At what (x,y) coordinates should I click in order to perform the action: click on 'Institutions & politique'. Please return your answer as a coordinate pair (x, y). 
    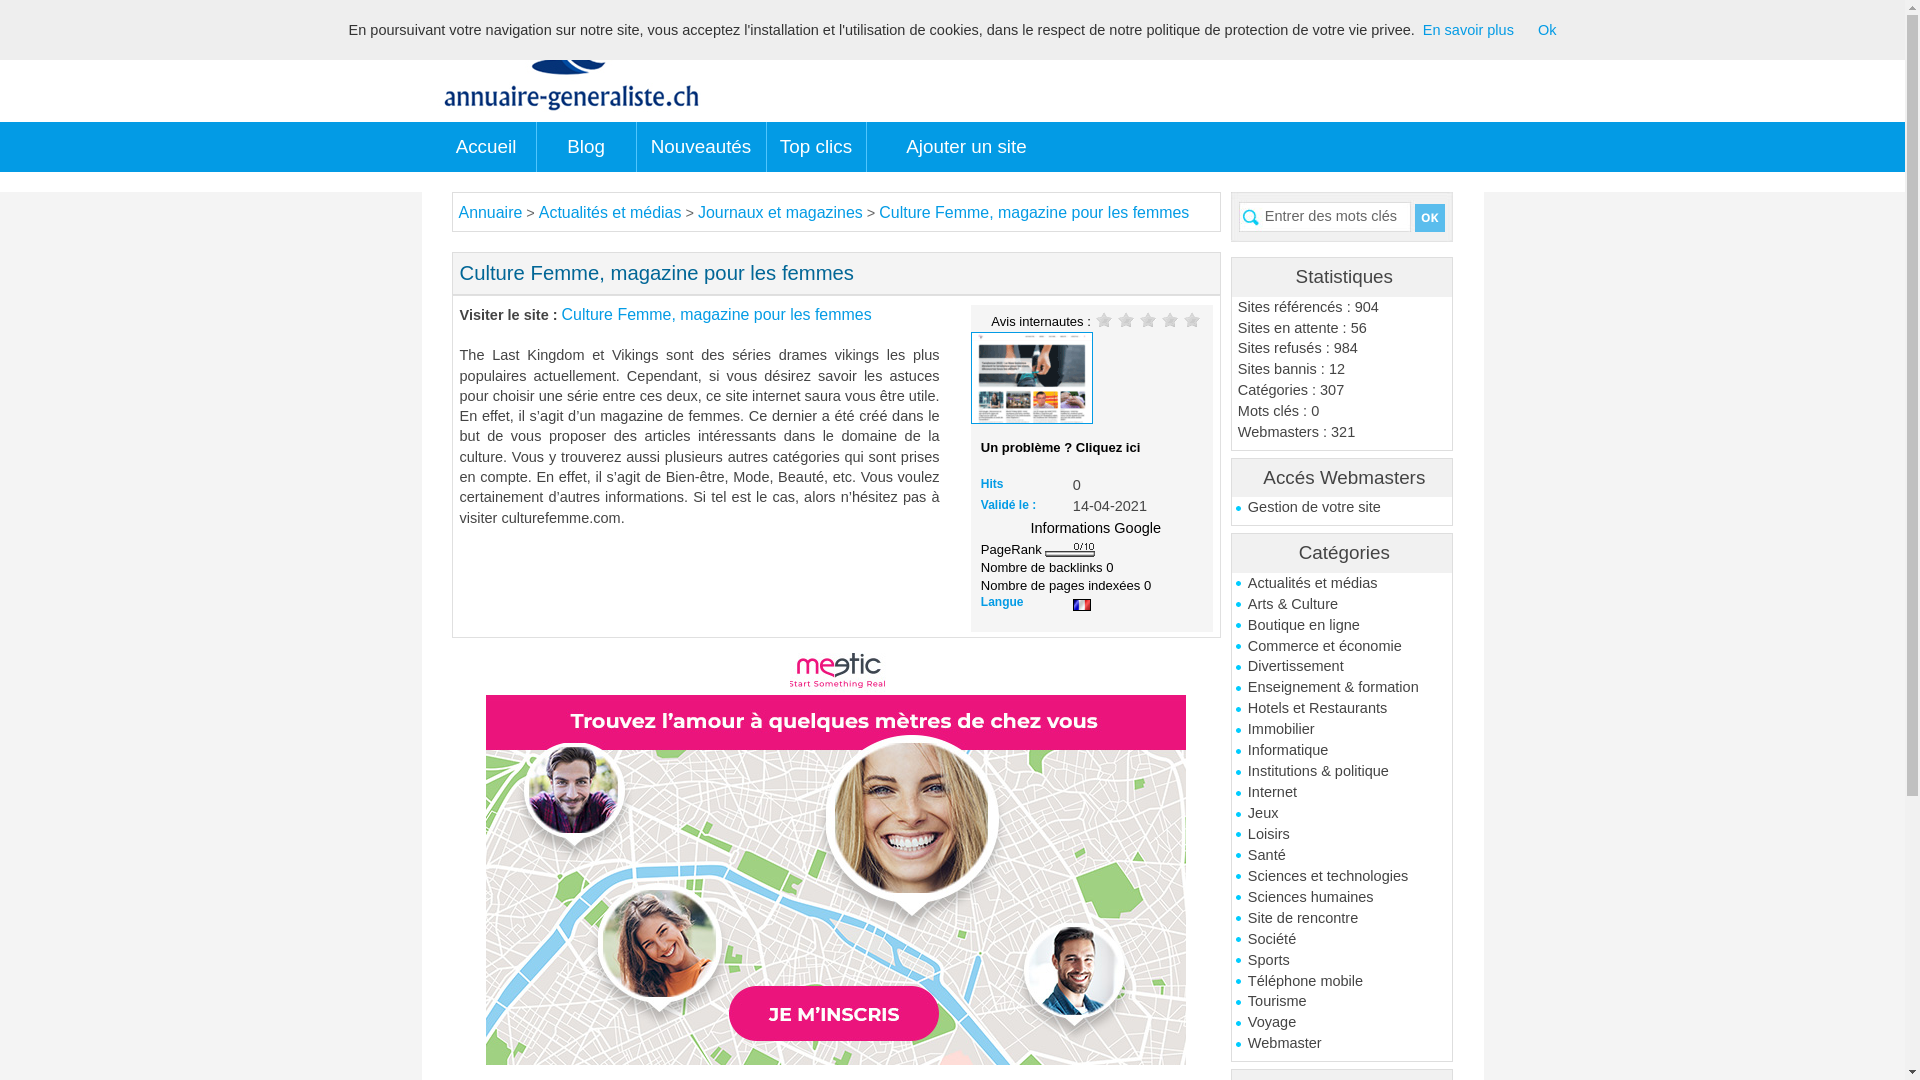
    Looking at the image, I should click on (1342, 770).